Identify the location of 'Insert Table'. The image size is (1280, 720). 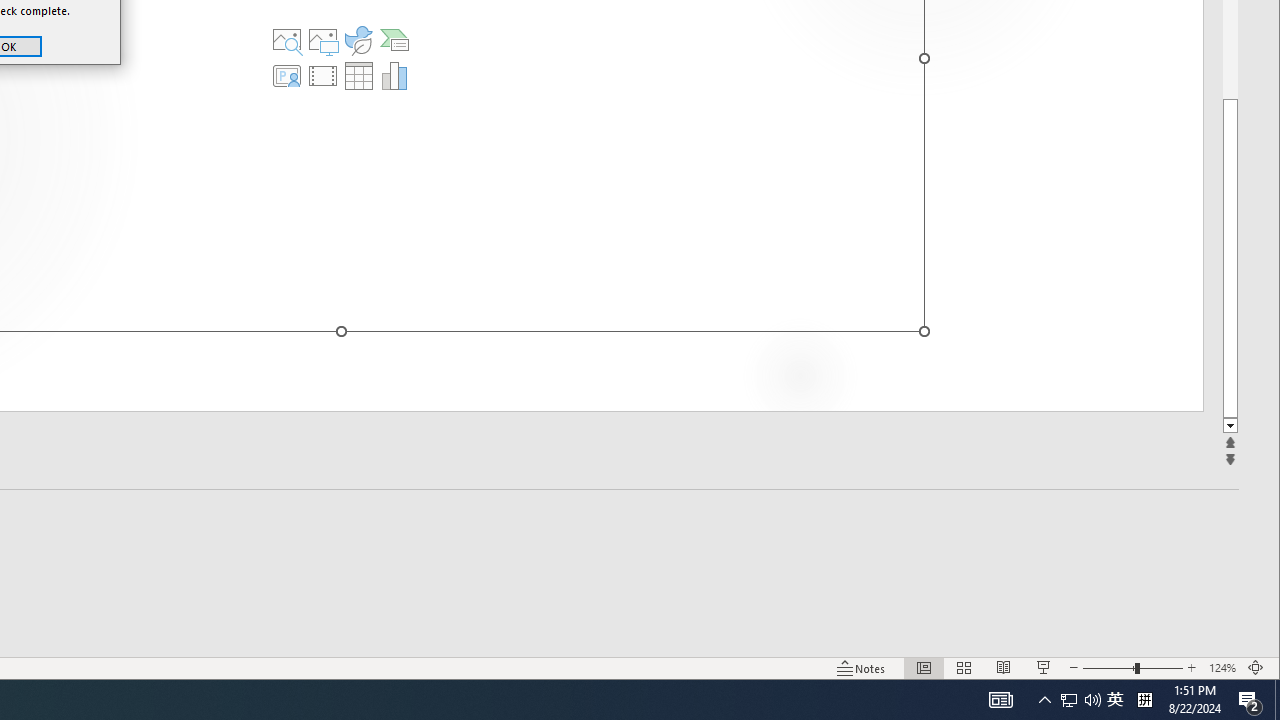
(359, 74).